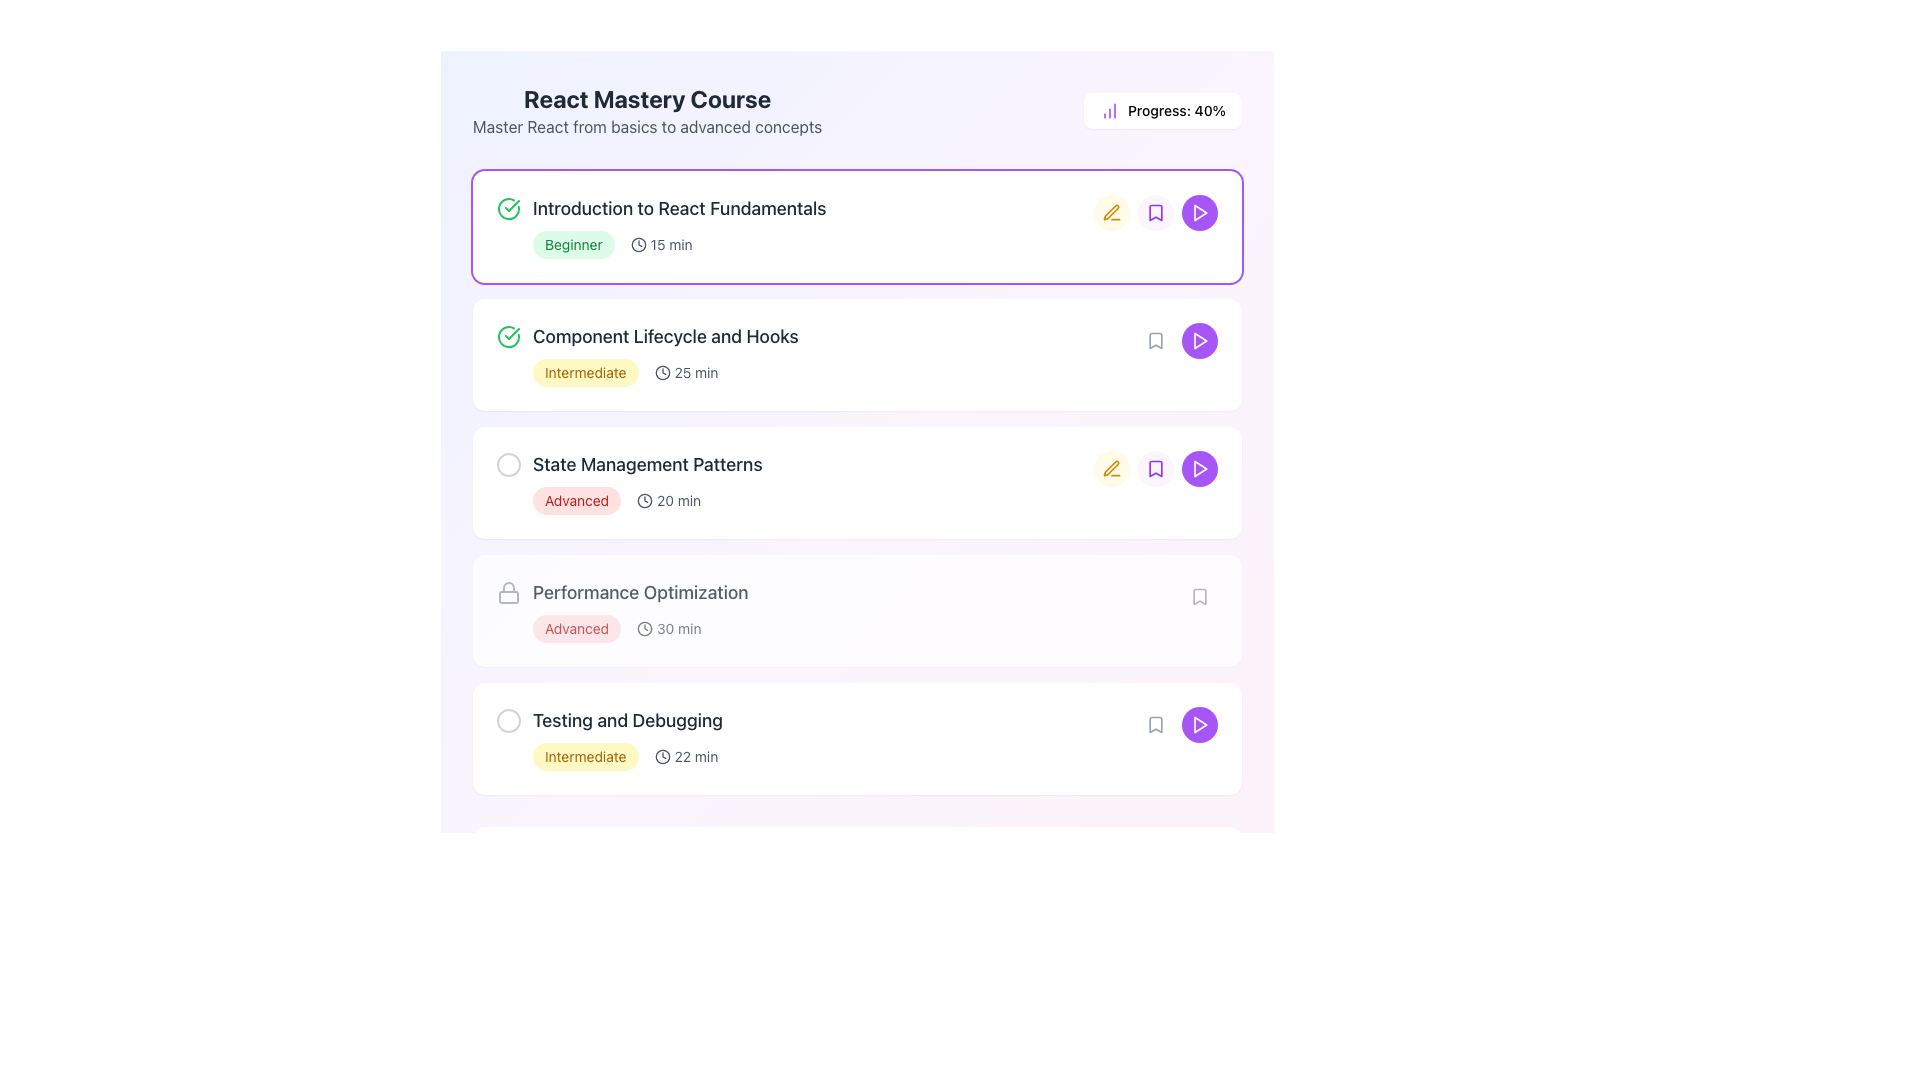 The height and width of the screenshot is (1080, 1920). What do you see at coordinates (662, 373) in the screenshot?
I see `the clock icon representing the duration of the 'Component Lifecycle and Hooks' course item, located to the left of the '25 min' text` at bounding box center [662, 373].